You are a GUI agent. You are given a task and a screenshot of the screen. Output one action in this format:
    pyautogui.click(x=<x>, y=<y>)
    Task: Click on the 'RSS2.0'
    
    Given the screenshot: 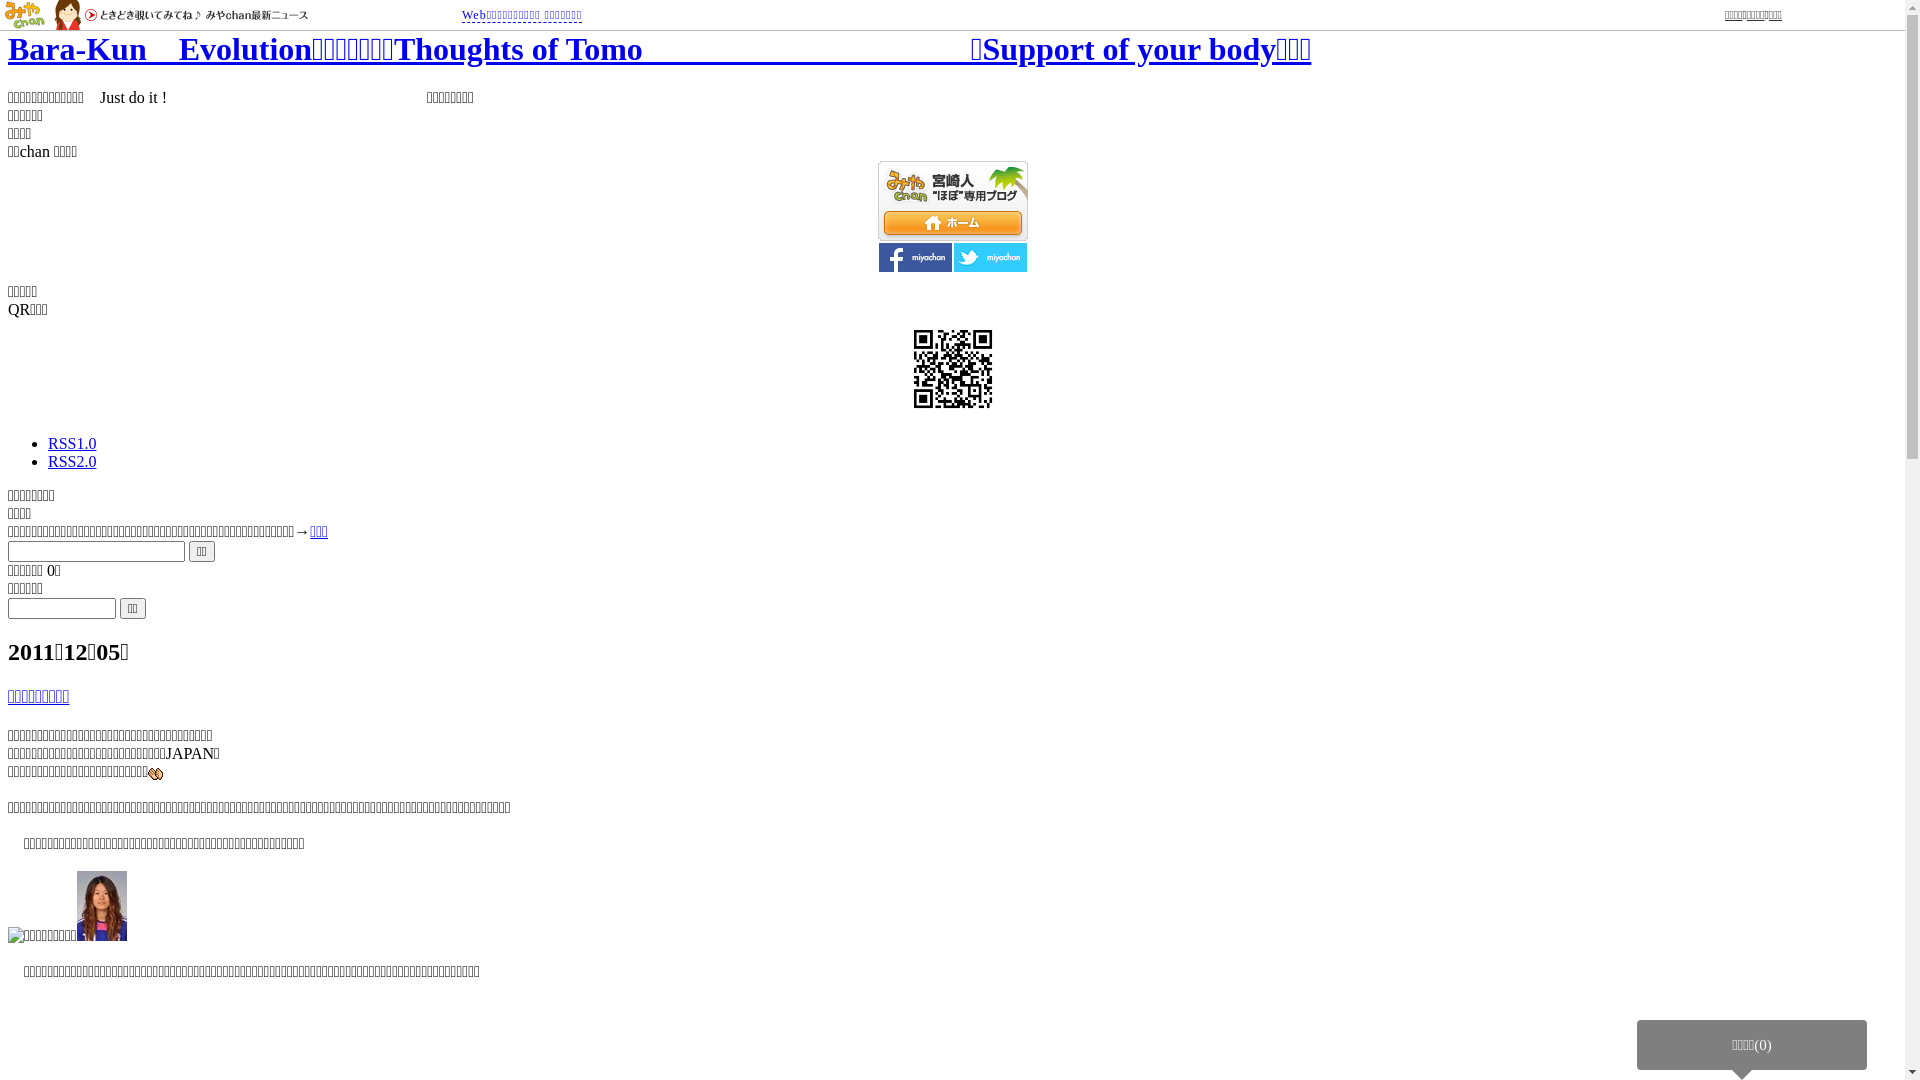 What is the action you would take?
    pyautogui.click(x=72, y=461)
    